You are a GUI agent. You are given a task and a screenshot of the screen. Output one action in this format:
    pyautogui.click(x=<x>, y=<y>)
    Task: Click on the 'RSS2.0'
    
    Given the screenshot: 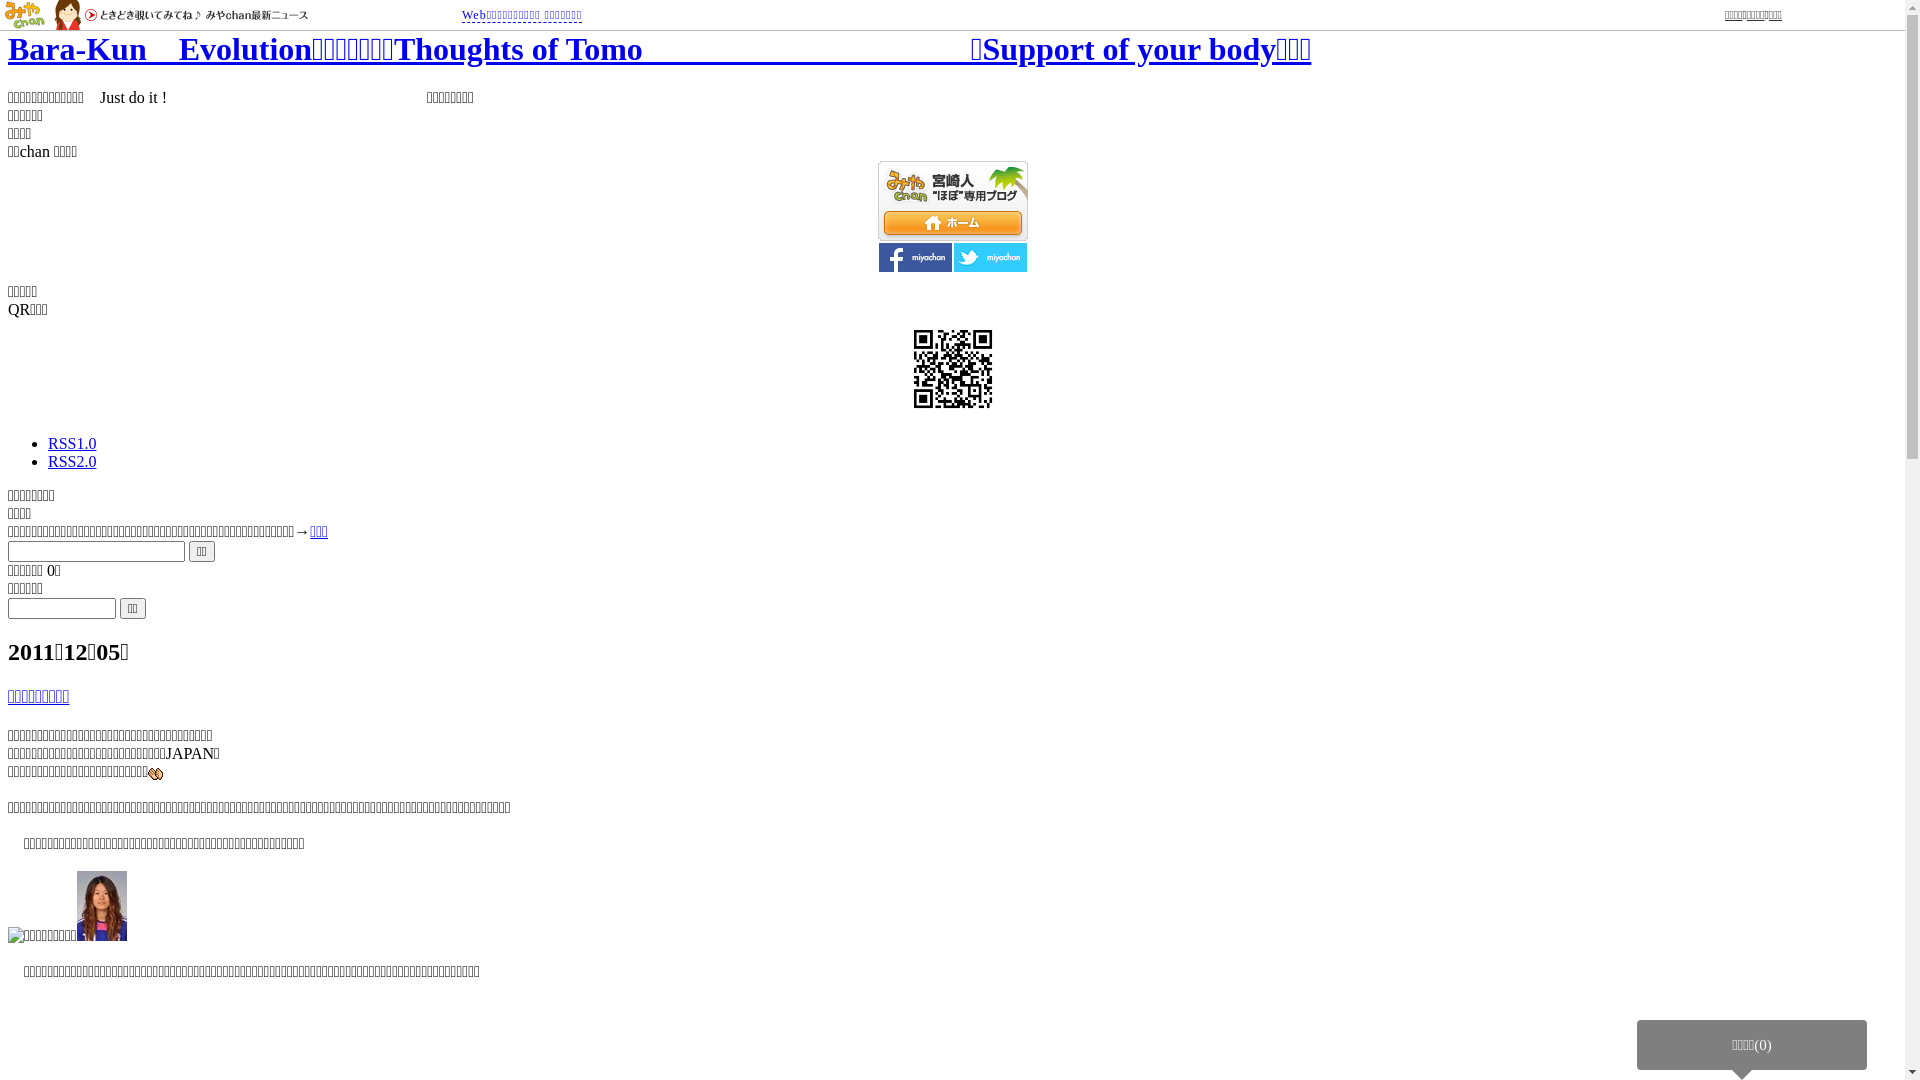 What is the action you would take?
    pyautogui.click(x=72, y=461)
    